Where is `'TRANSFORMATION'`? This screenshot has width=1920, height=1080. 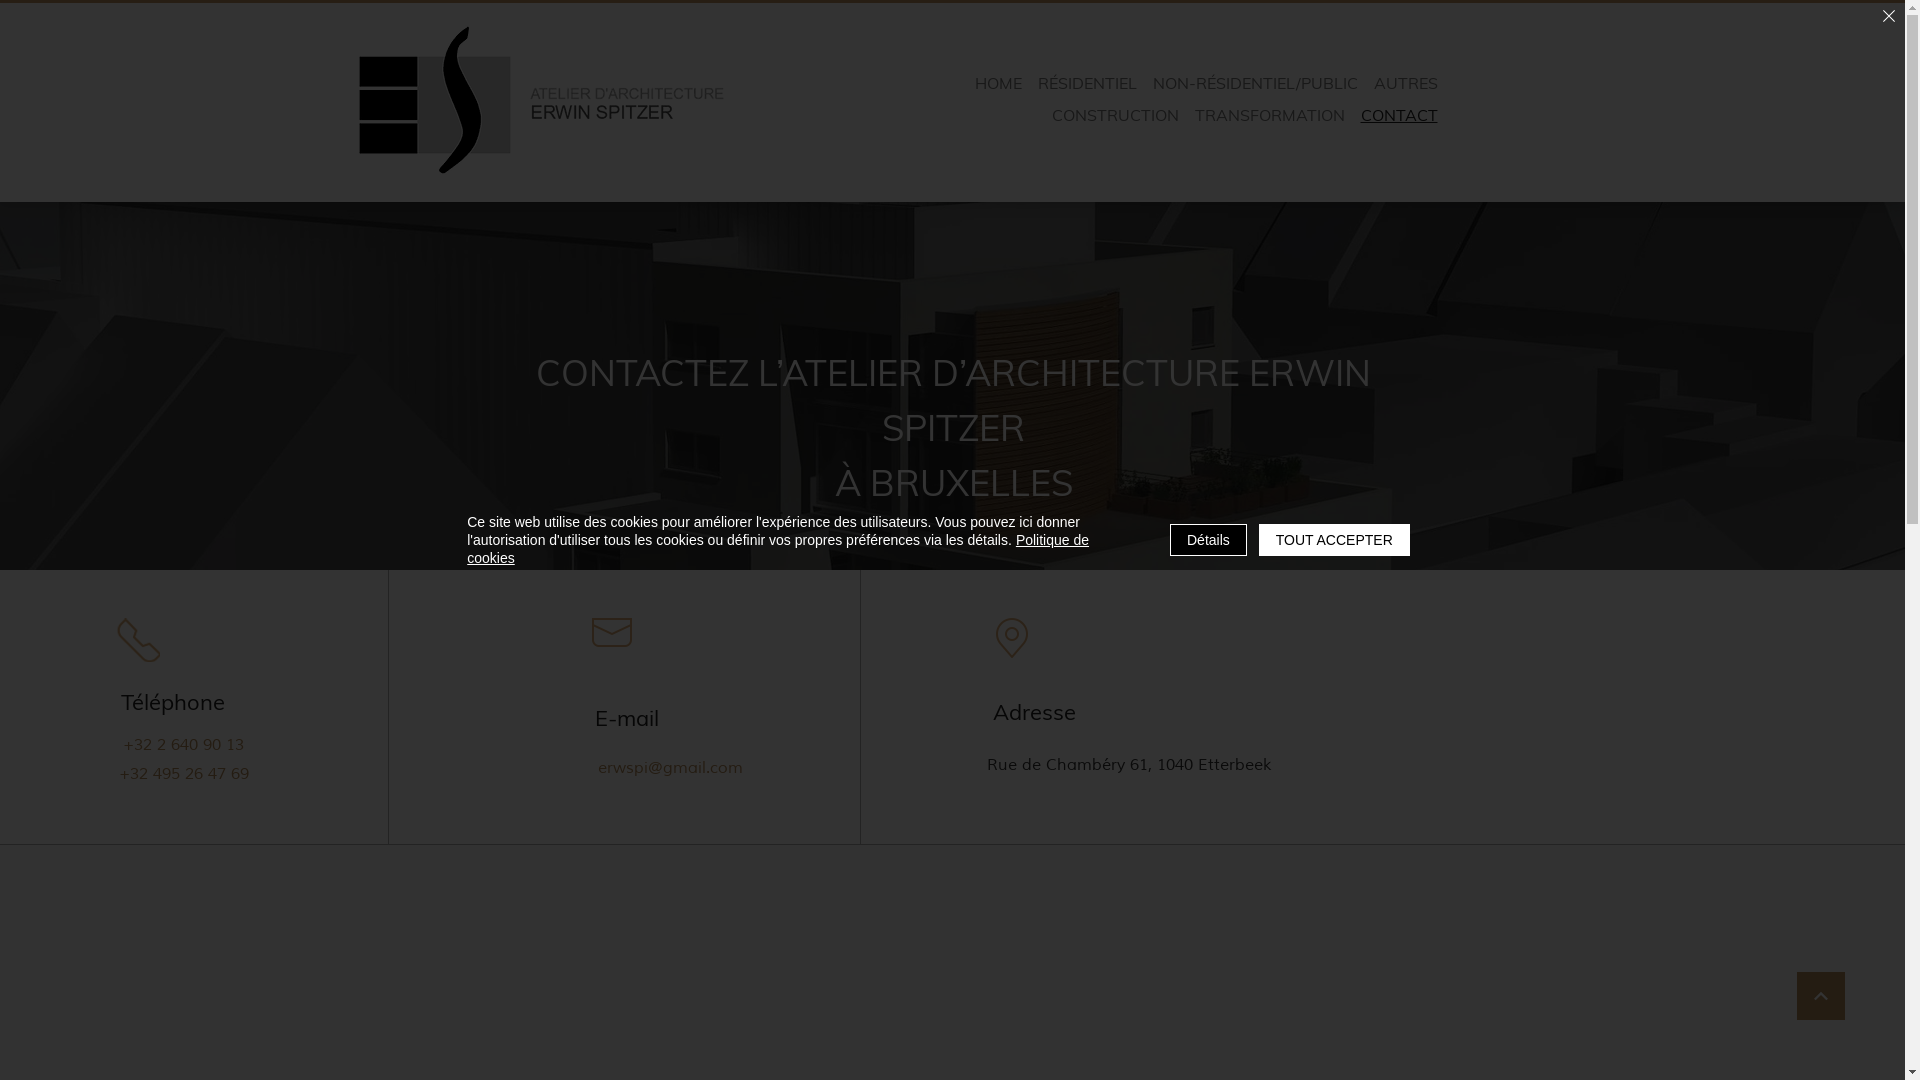 'TRANSFORMATION' is located at coordinates (1269, 115).